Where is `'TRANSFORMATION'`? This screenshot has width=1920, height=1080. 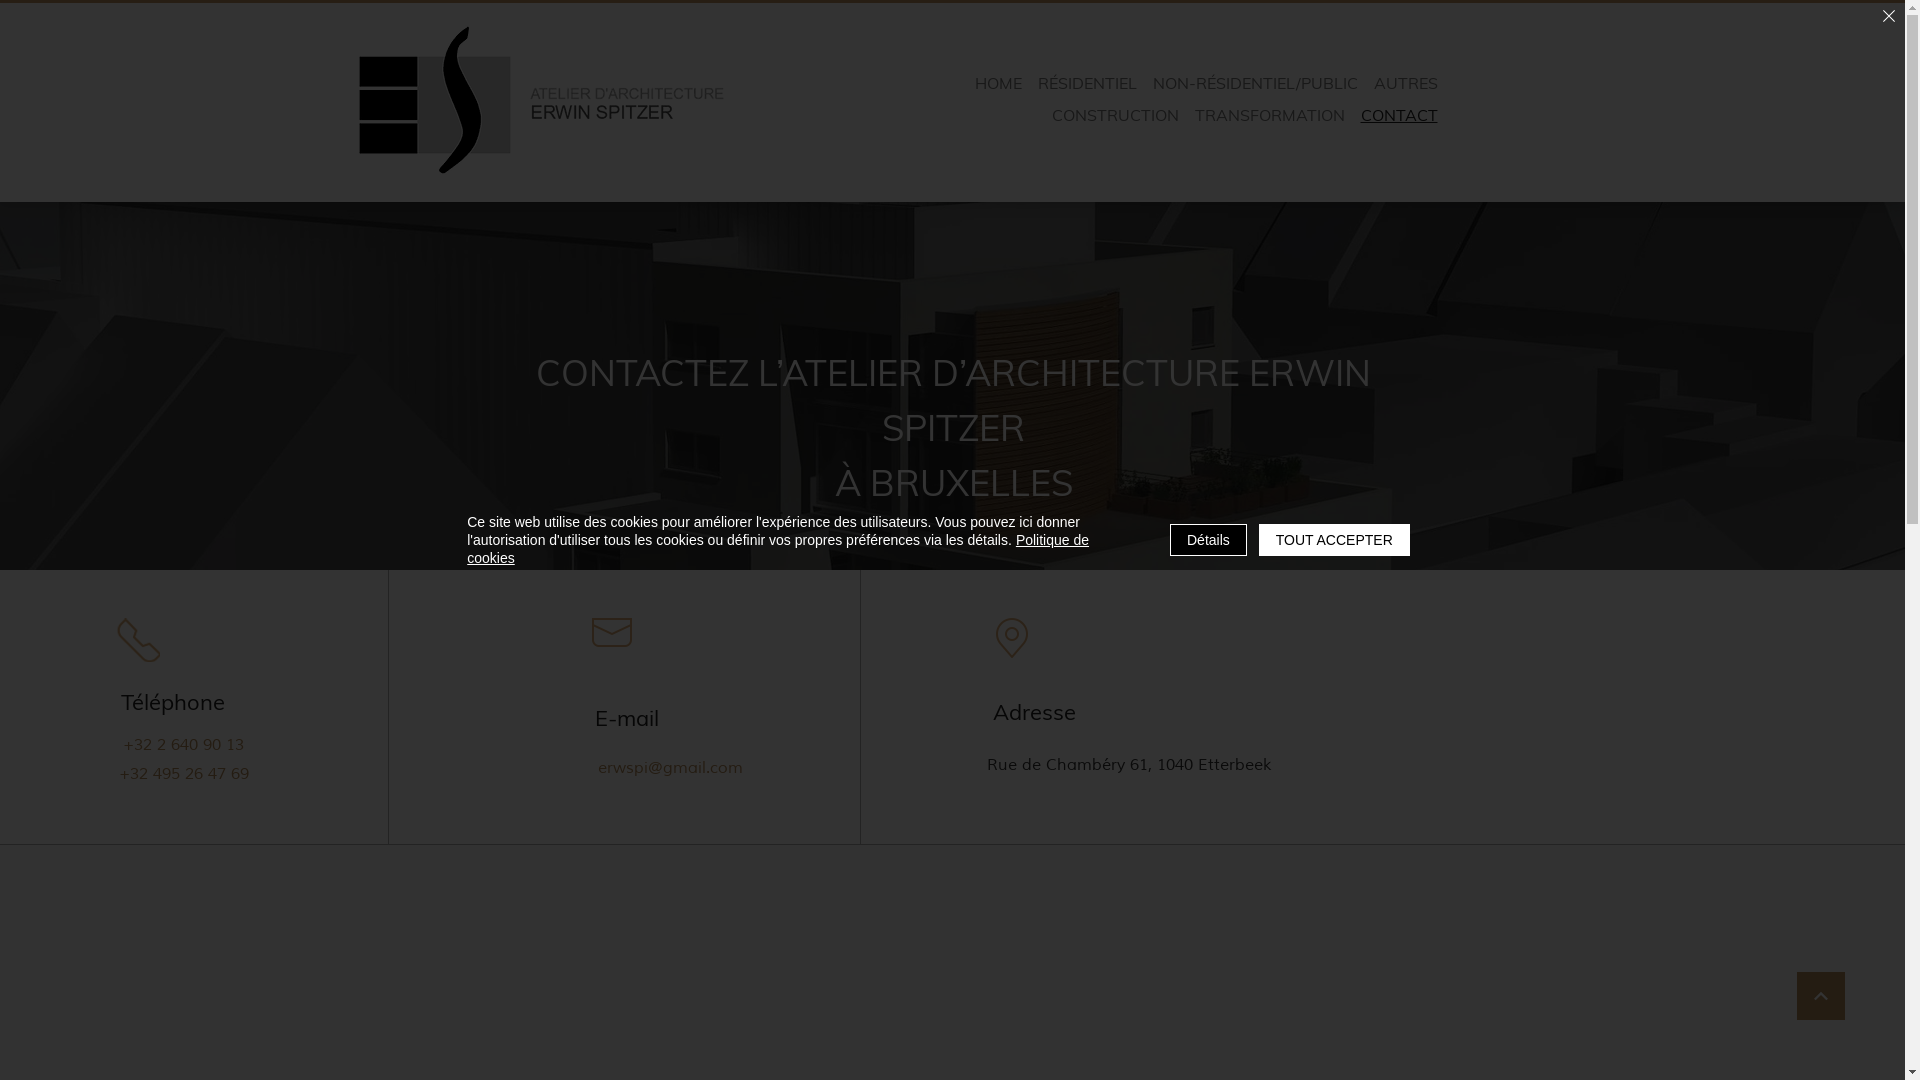 'TRANSFORMATION' is located at coordinates (1269, 115).